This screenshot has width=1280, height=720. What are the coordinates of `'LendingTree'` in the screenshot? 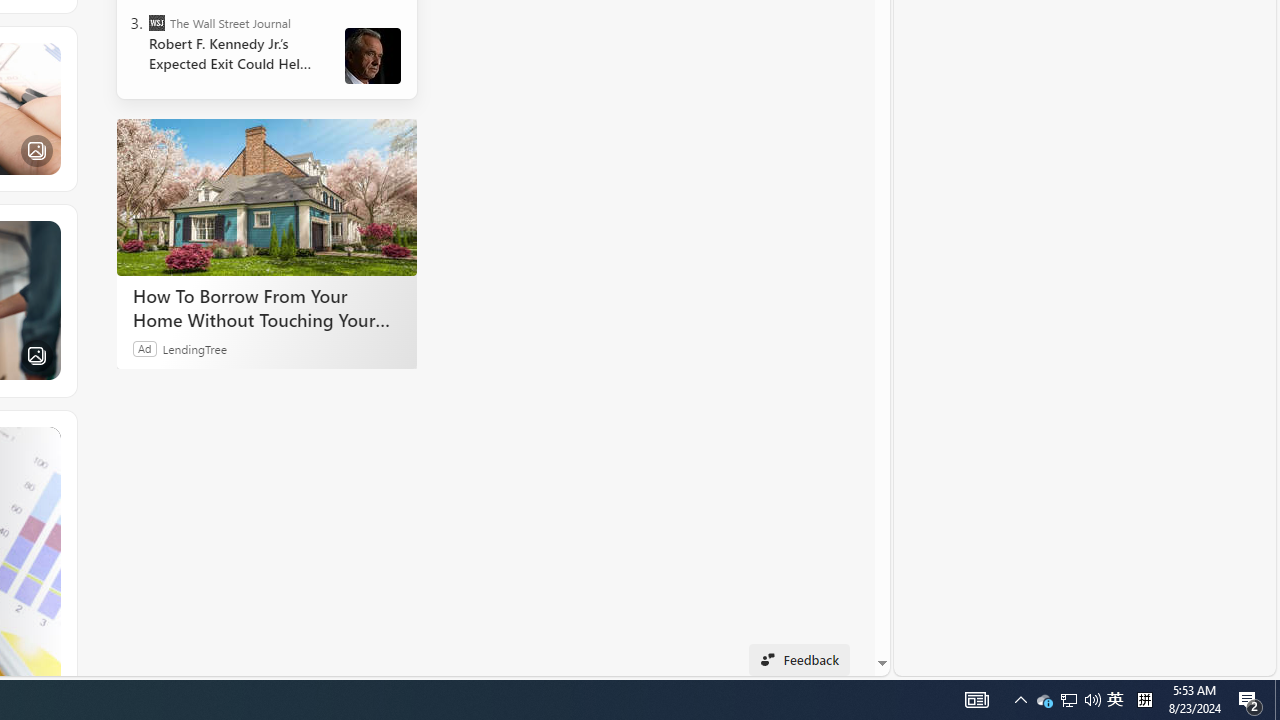 It's located at (195, 347).